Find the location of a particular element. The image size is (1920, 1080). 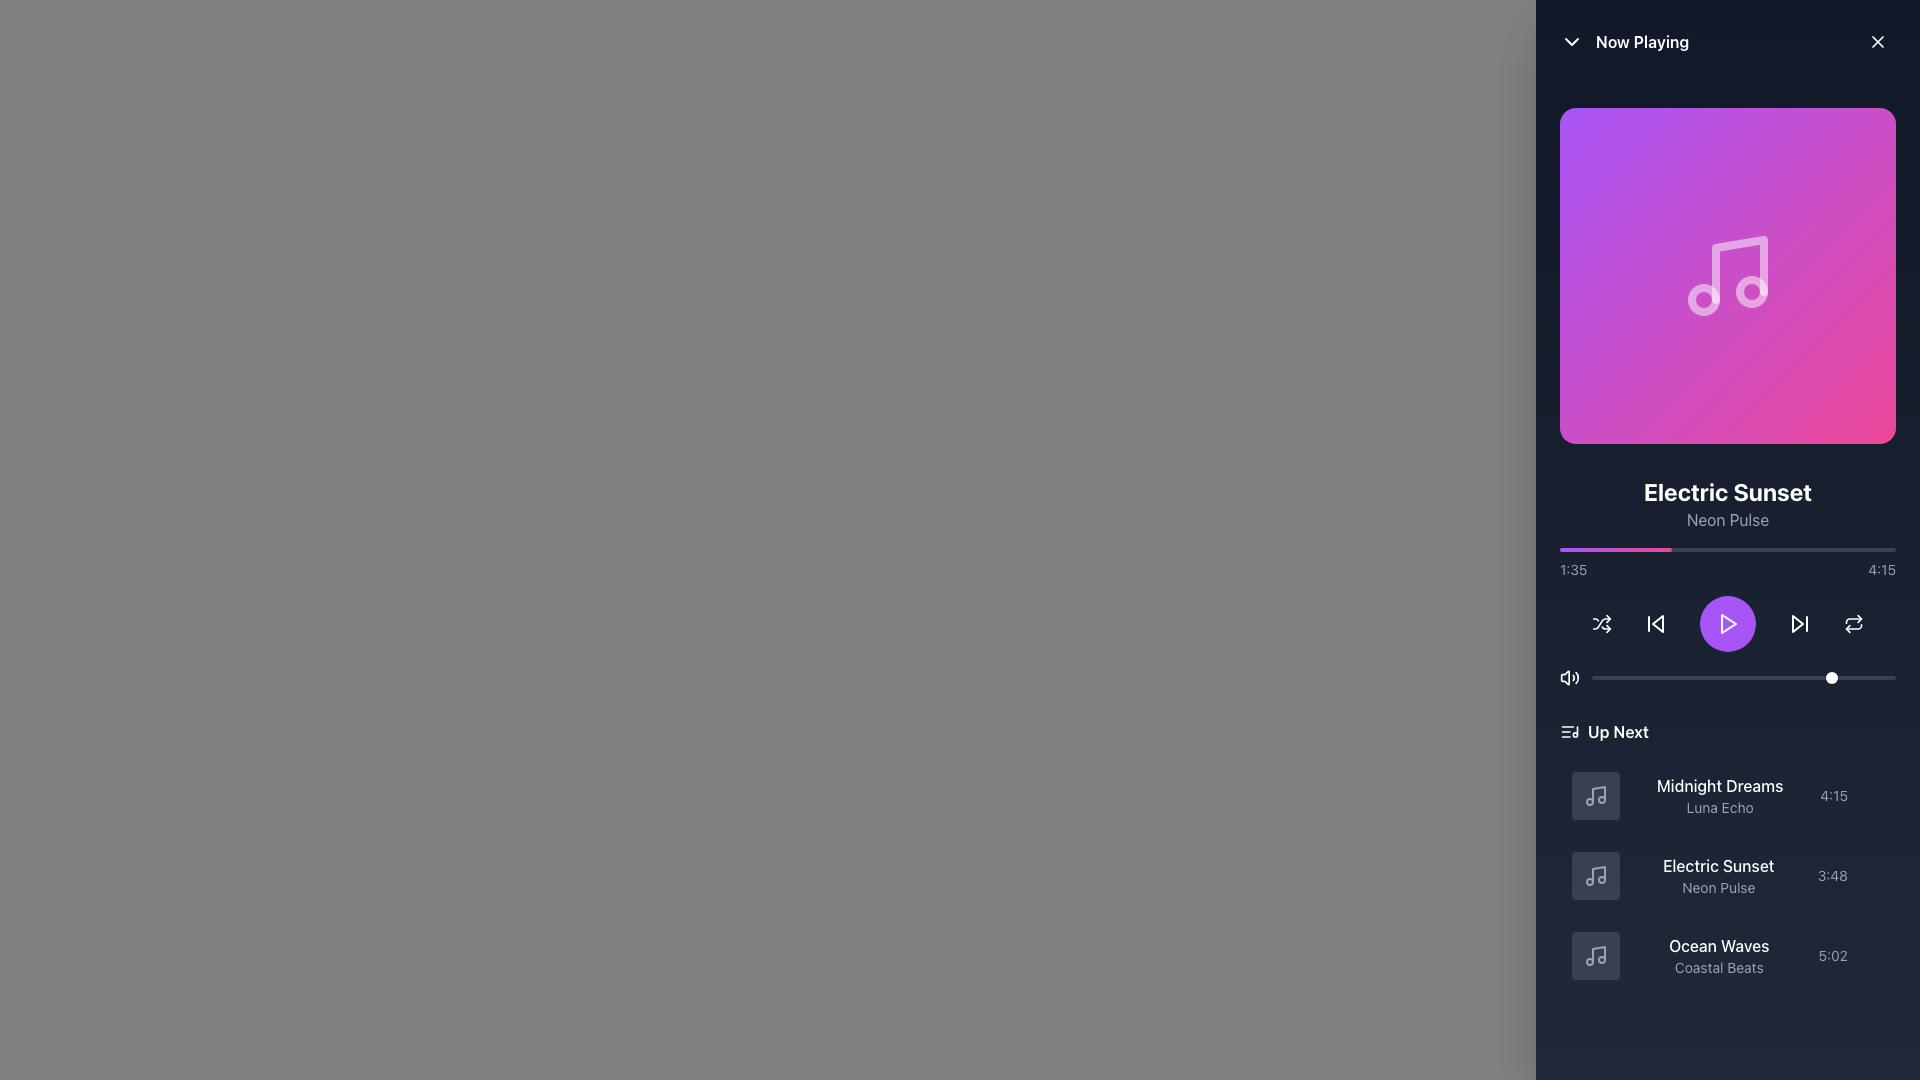

the square icon with a dark gray background featuring a centered musical note symbol, located at the leftmost position in the second row of the 'Up Next' section, aligned with the text 'Electric Sunset' is located at coordinates (1595, 874).